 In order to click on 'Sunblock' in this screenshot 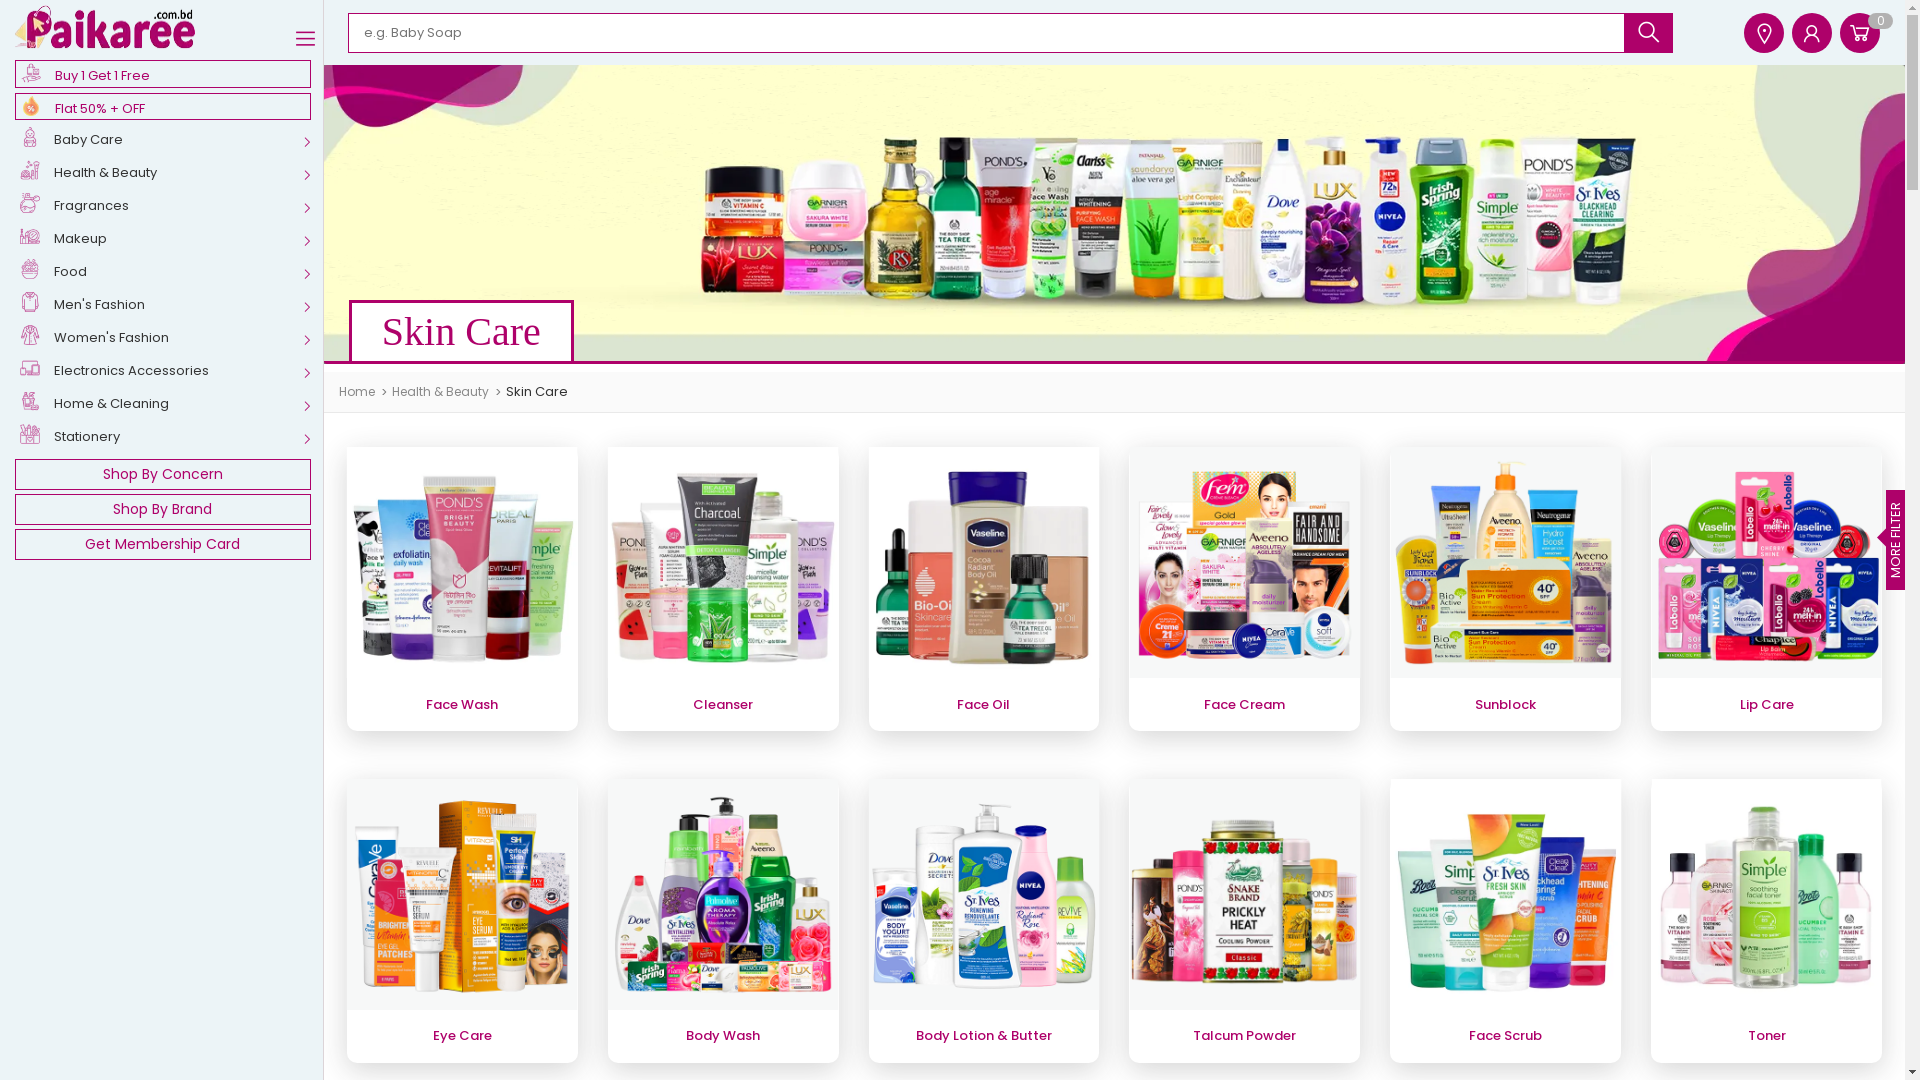, I will do `click(1389, 588)`.